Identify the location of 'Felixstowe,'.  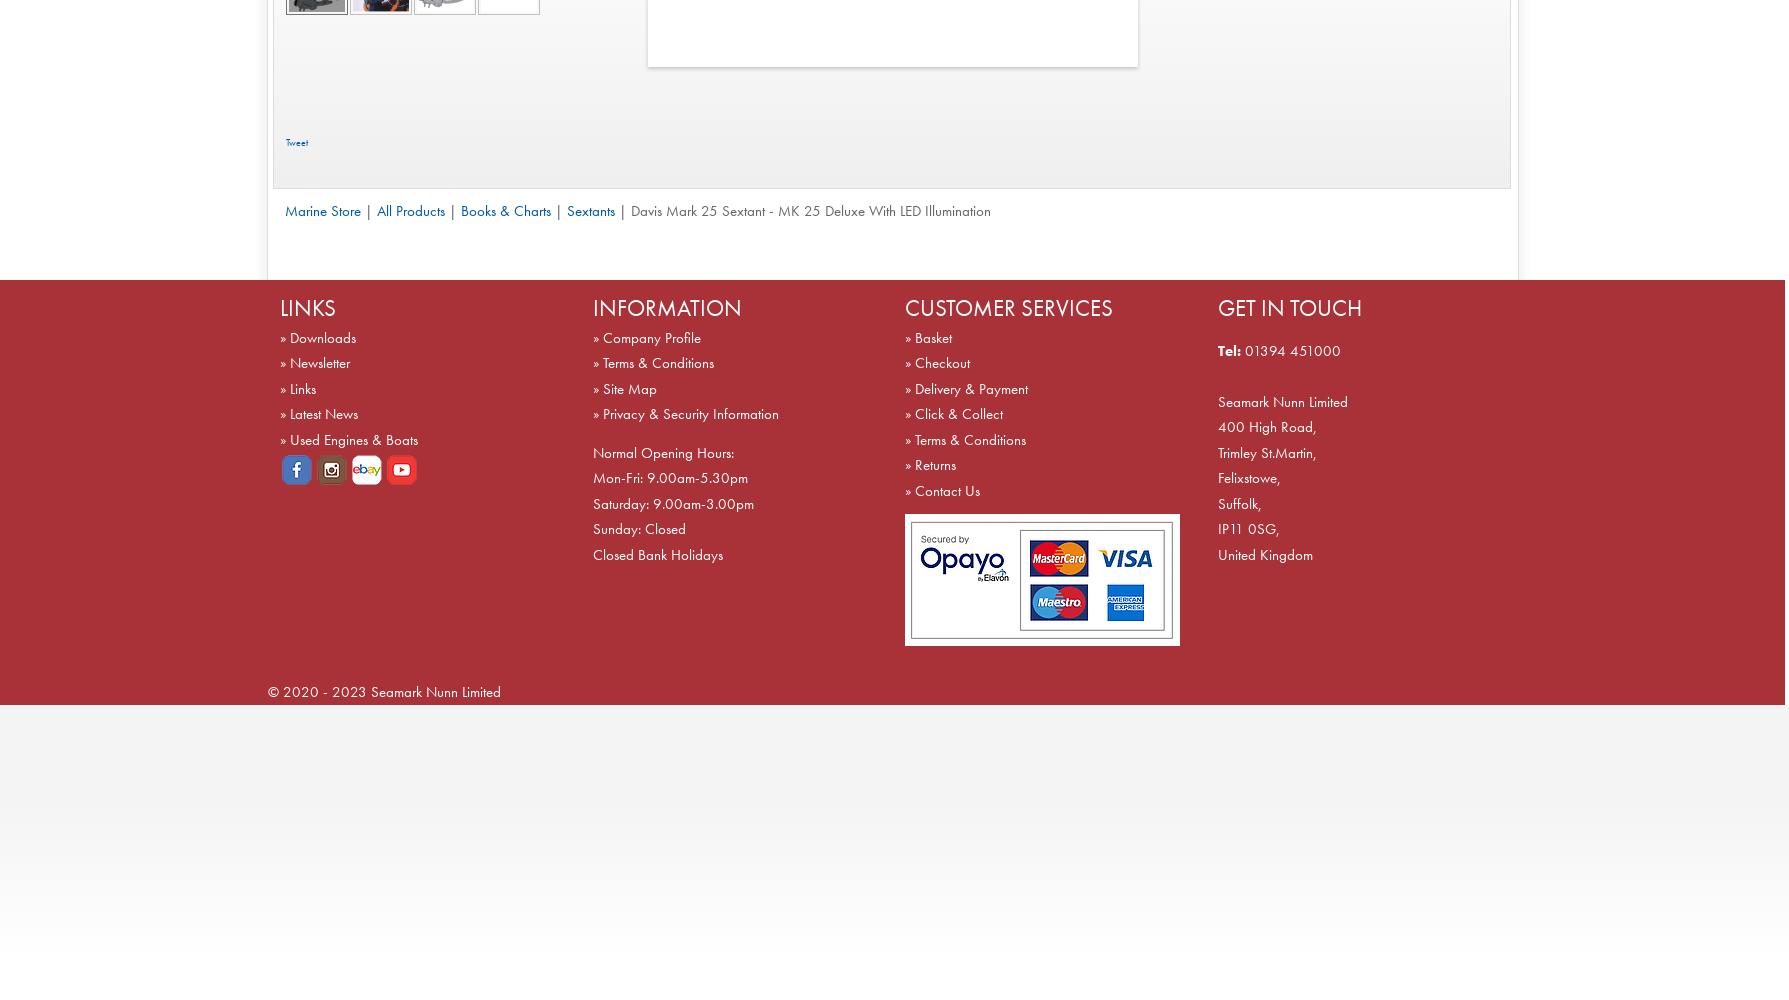
(1248, 477).